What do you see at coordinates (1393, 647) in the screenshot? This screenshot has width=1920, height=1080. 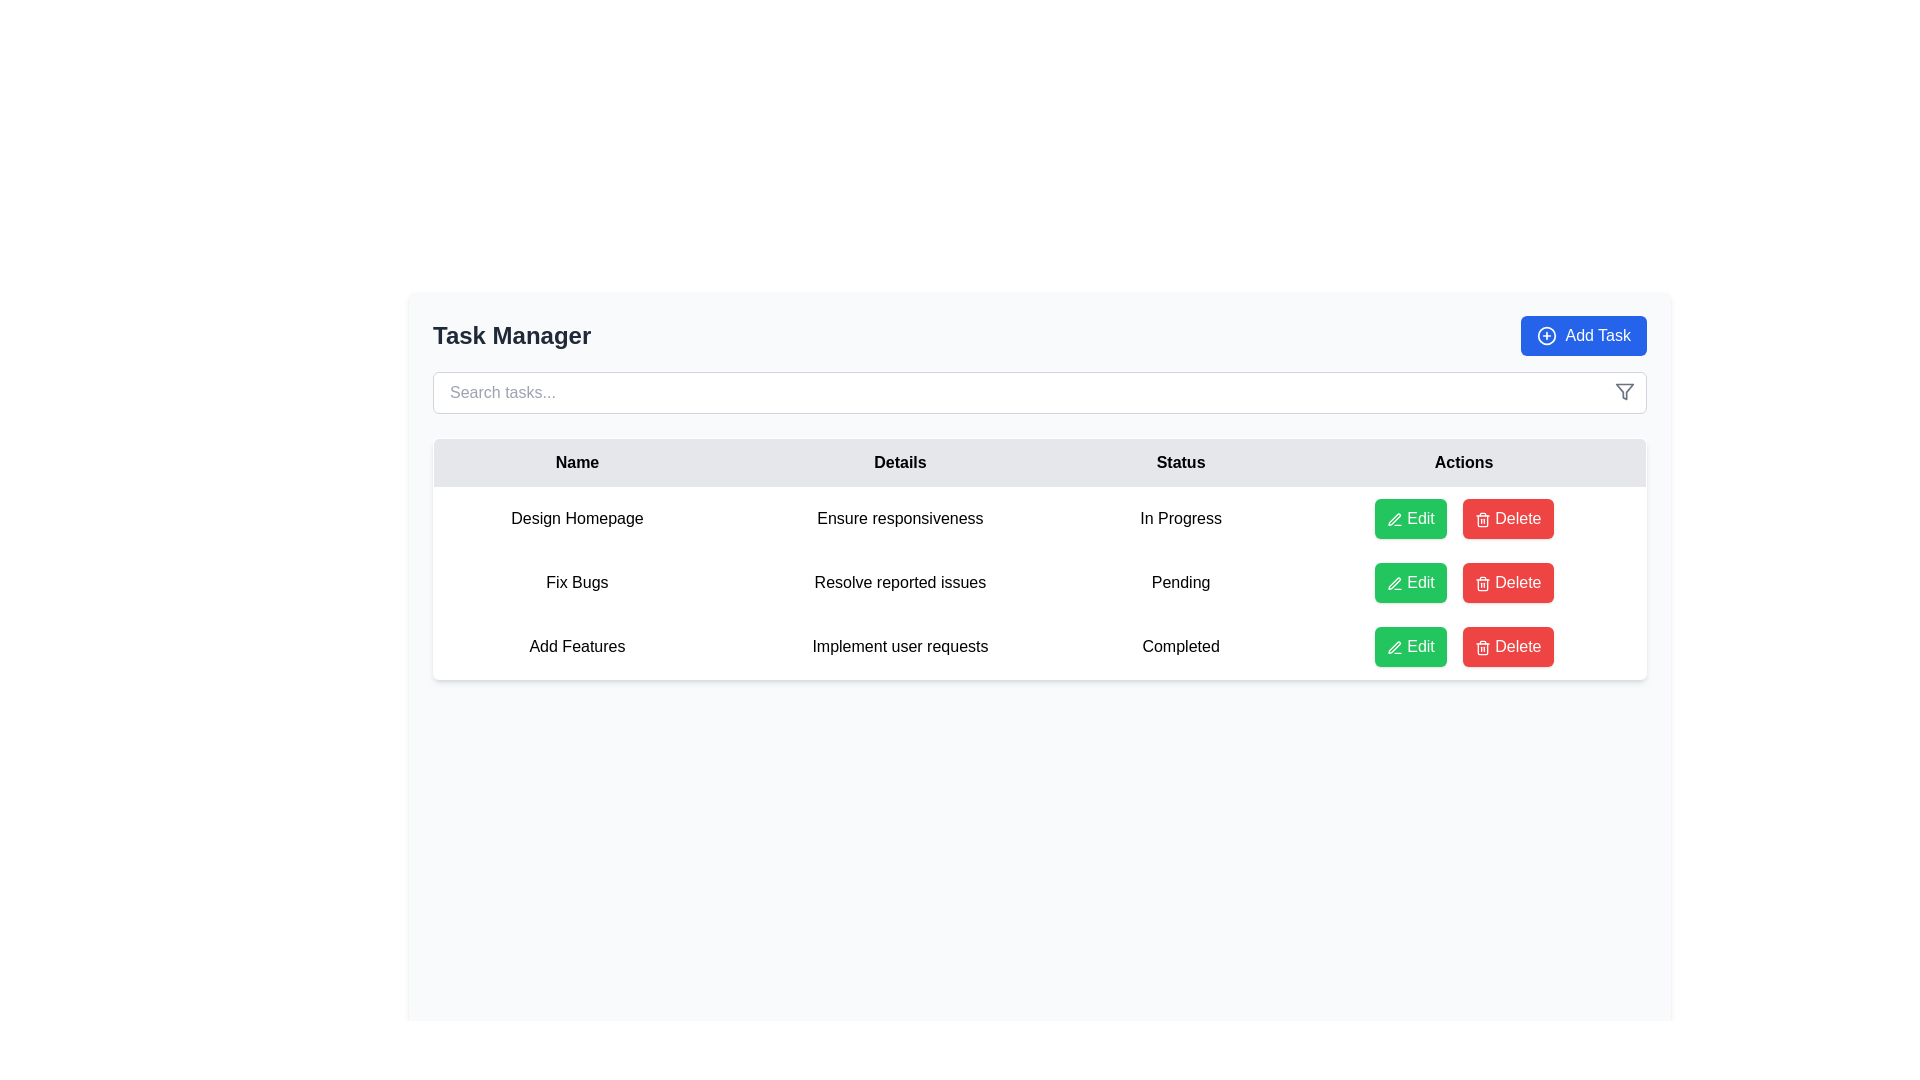 I see `the 'Edit' button, which is a green button containing a pen icon and the text label 'Edit', located in the 'Actions' column of the 'Completed' row in the table` at bounding box center [1393, 647].